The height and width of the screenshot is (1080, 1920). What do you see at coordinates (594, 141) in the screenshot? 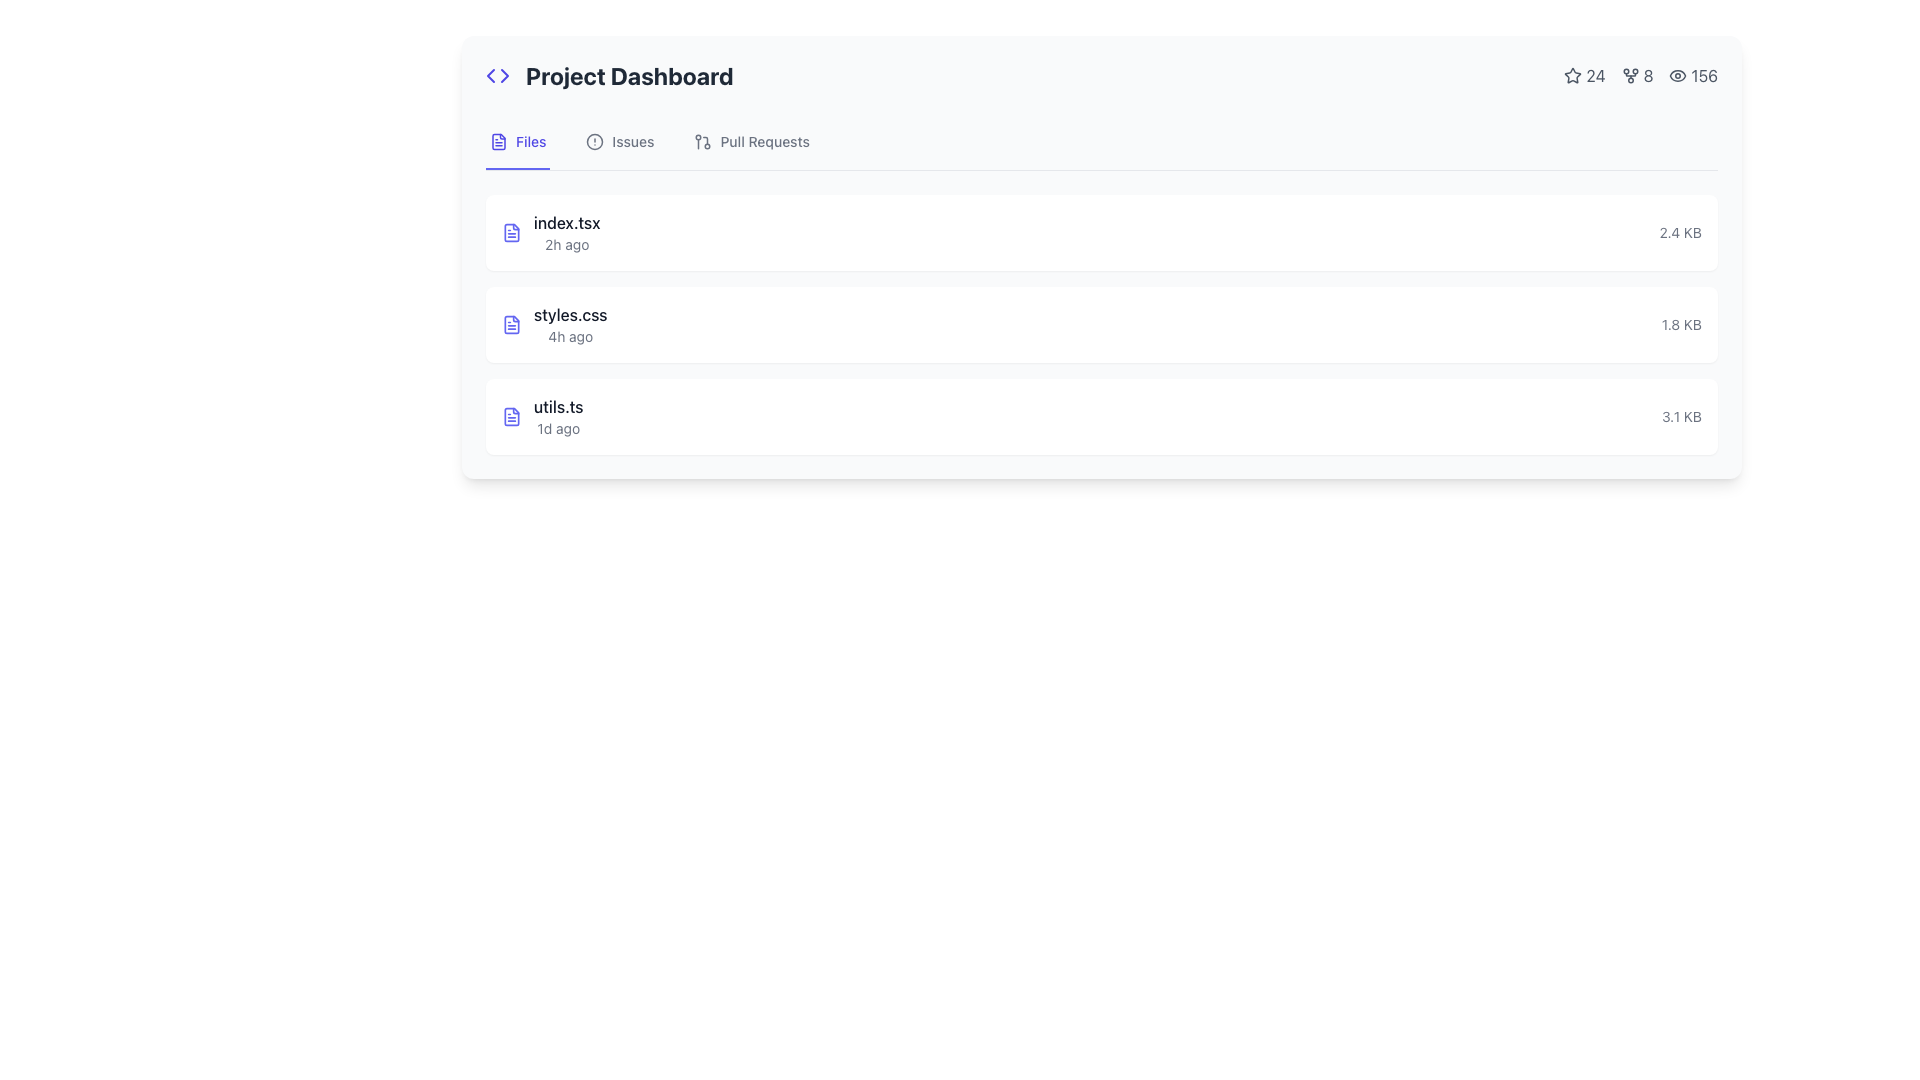
I see `the circular icon with a thin black outline, featuring a vertical line segment at the top center and a dot below it, located to the left of the 'Issues' text in the navigation bar` at bounding box center [594, 141].